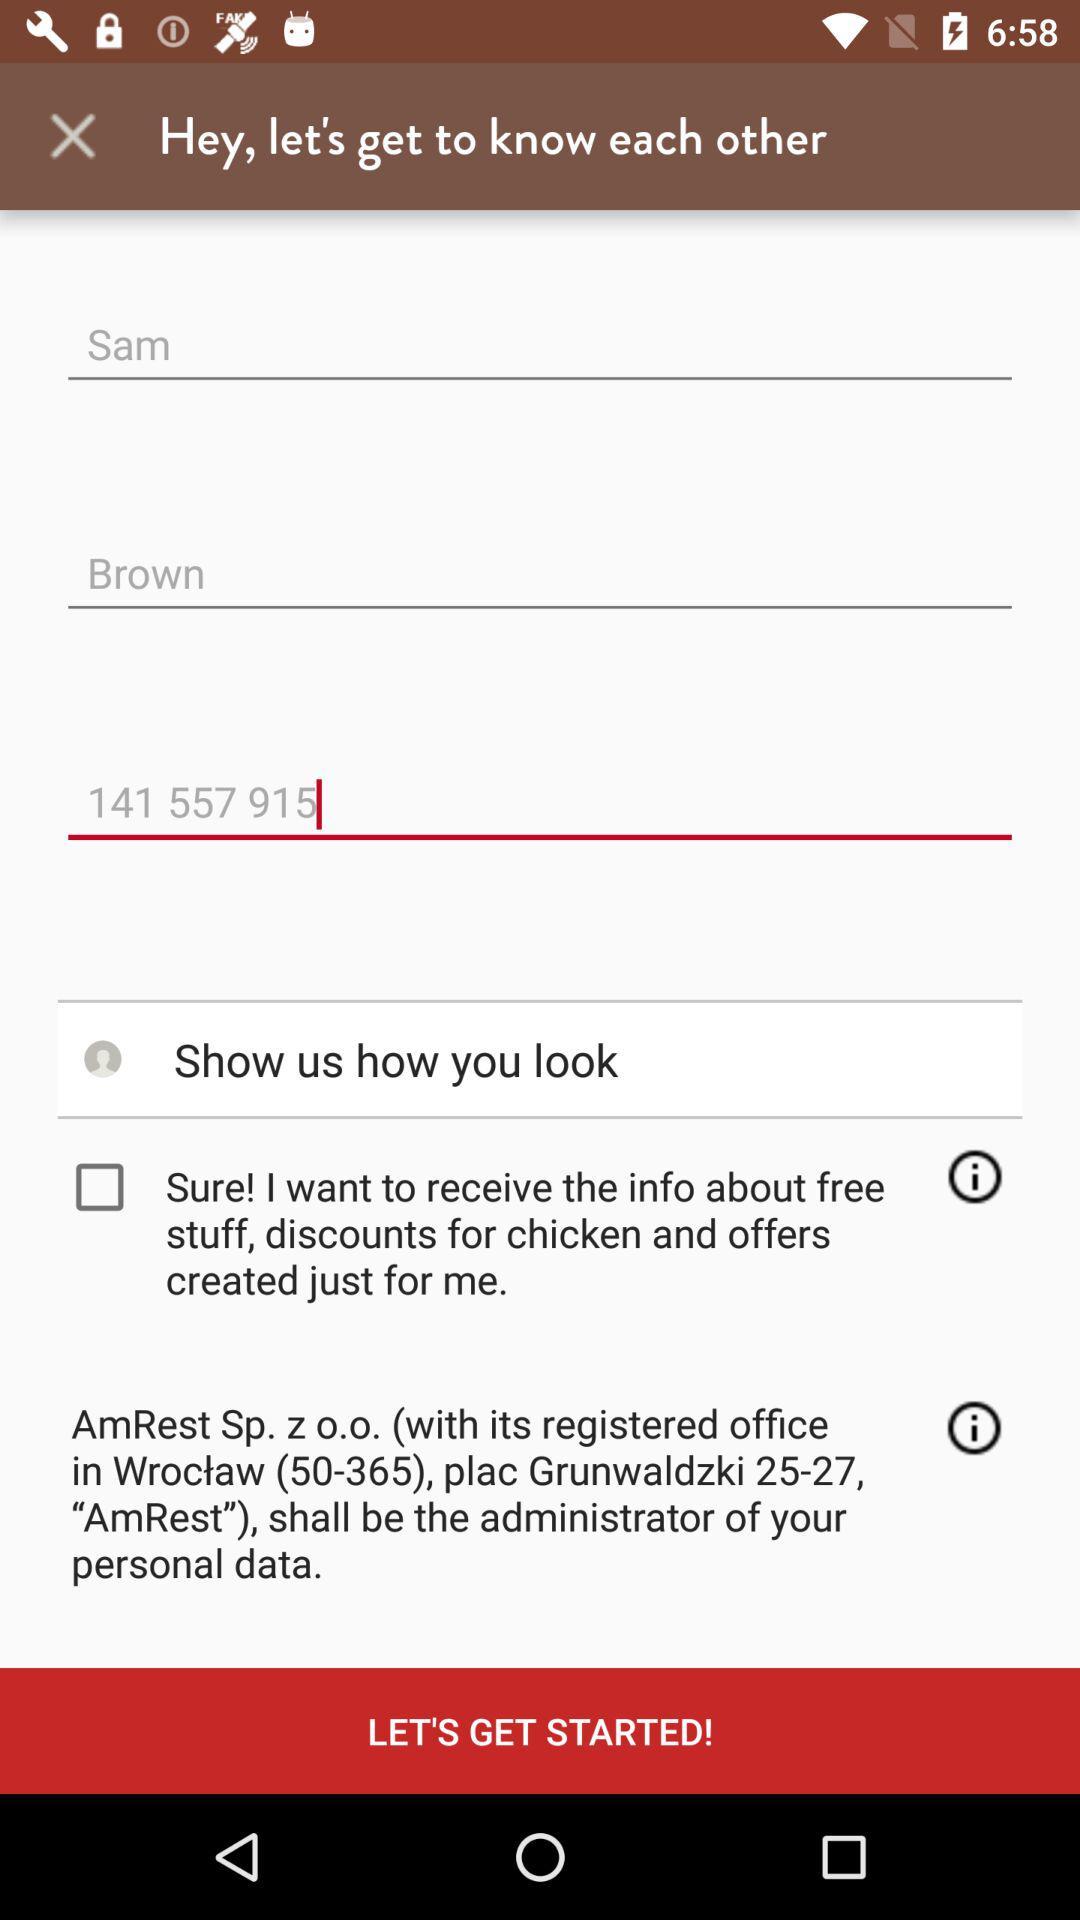 The width and height of the screenshot is (1080, 1920). I want to click on instruction, so click(973, 1176).